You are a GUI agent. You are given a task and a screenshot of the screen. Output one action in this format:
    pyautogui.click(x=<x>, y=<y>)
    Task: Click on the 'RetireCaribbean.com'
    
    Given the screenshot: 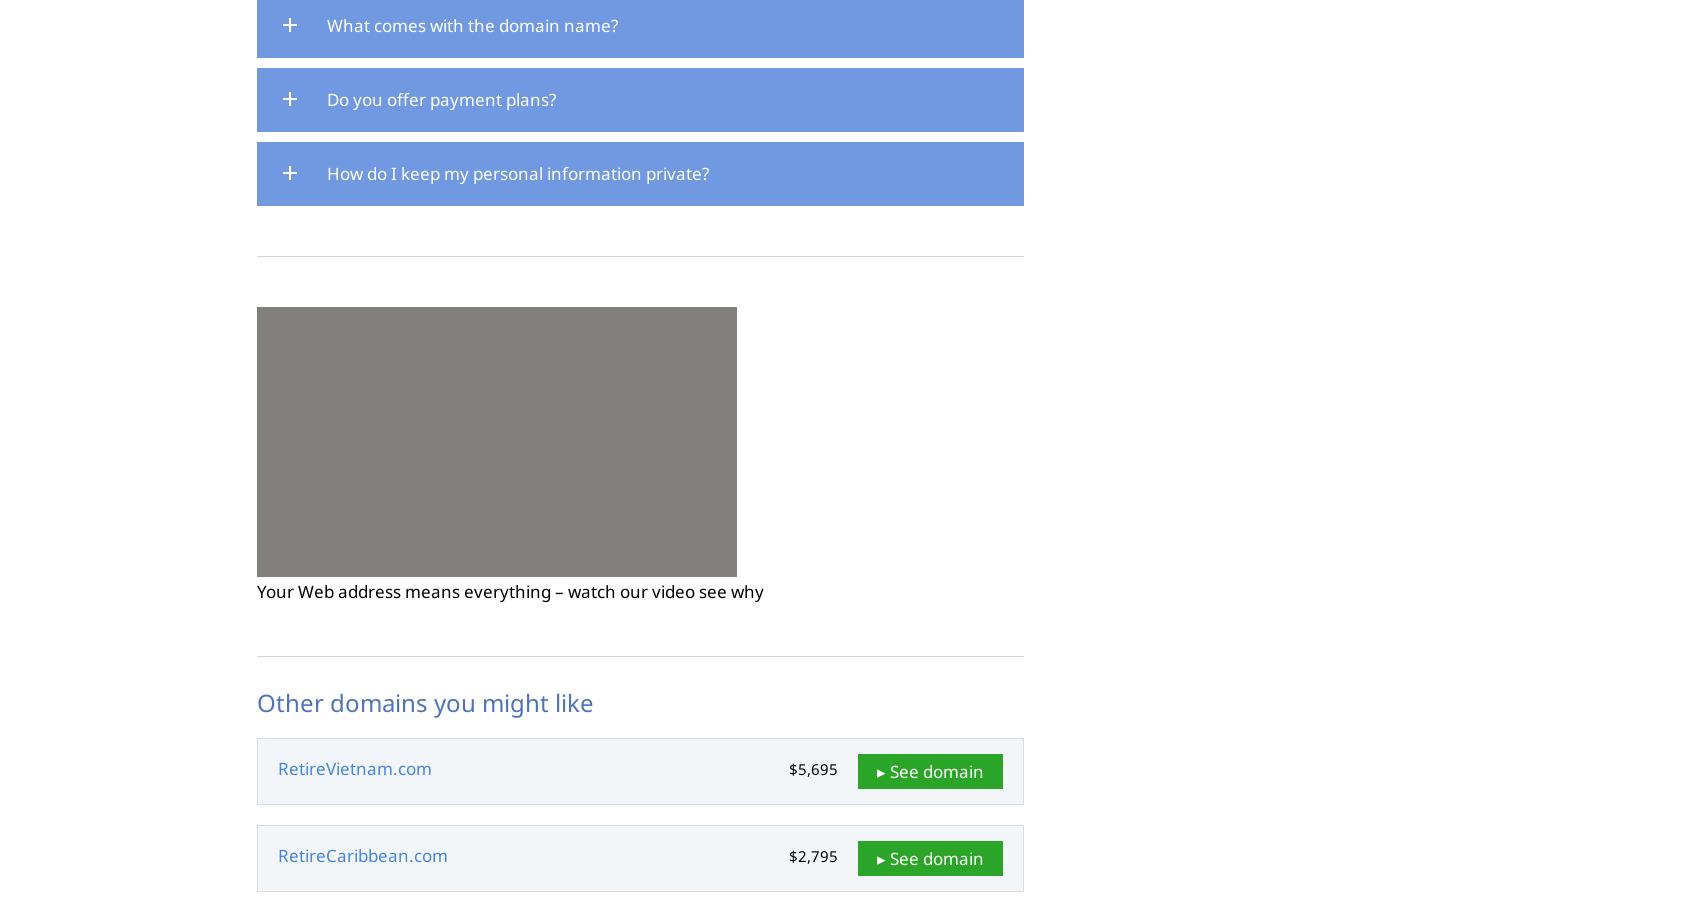 What is the action you would take?
    pyautogui.click(x=278, y=855)
    